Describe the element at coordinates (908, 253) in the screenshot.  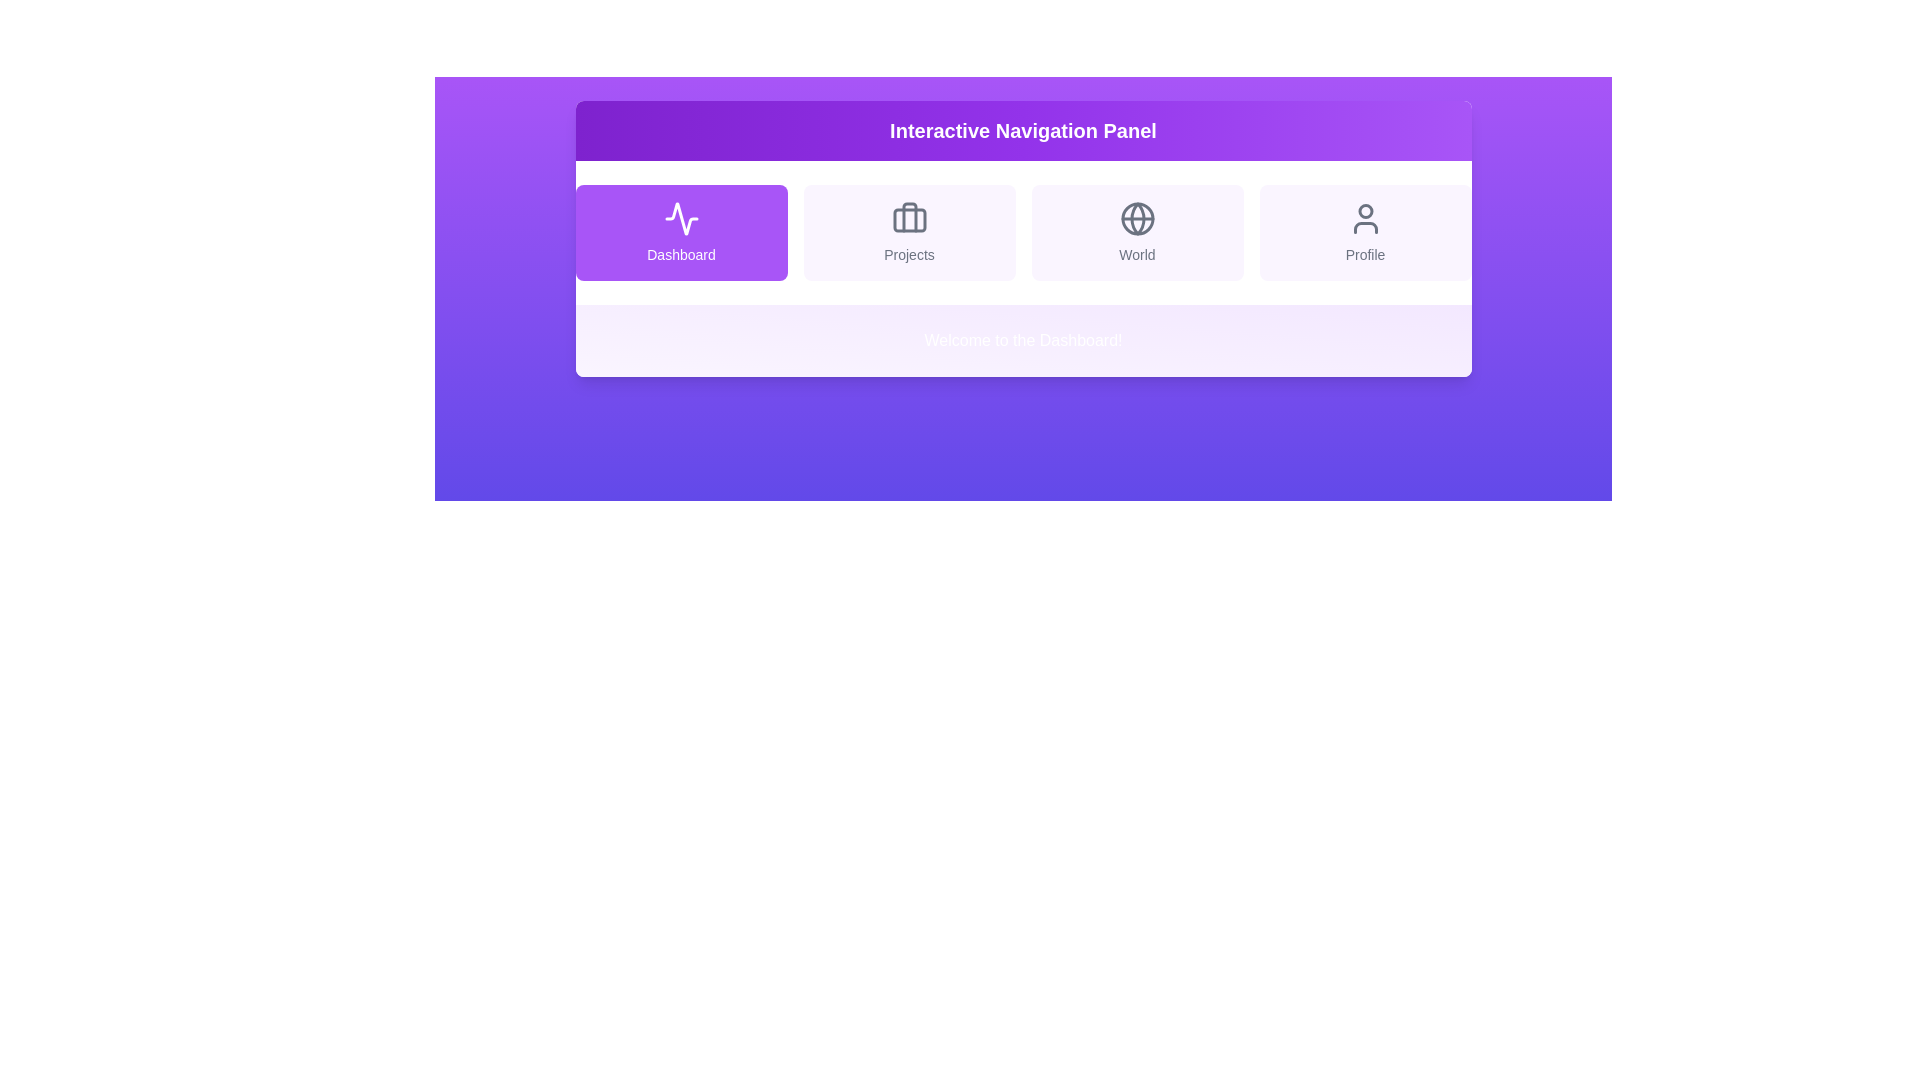
I see `the 'Projects' text label located beneath the briefcase icon in the navigation panel` at that location.